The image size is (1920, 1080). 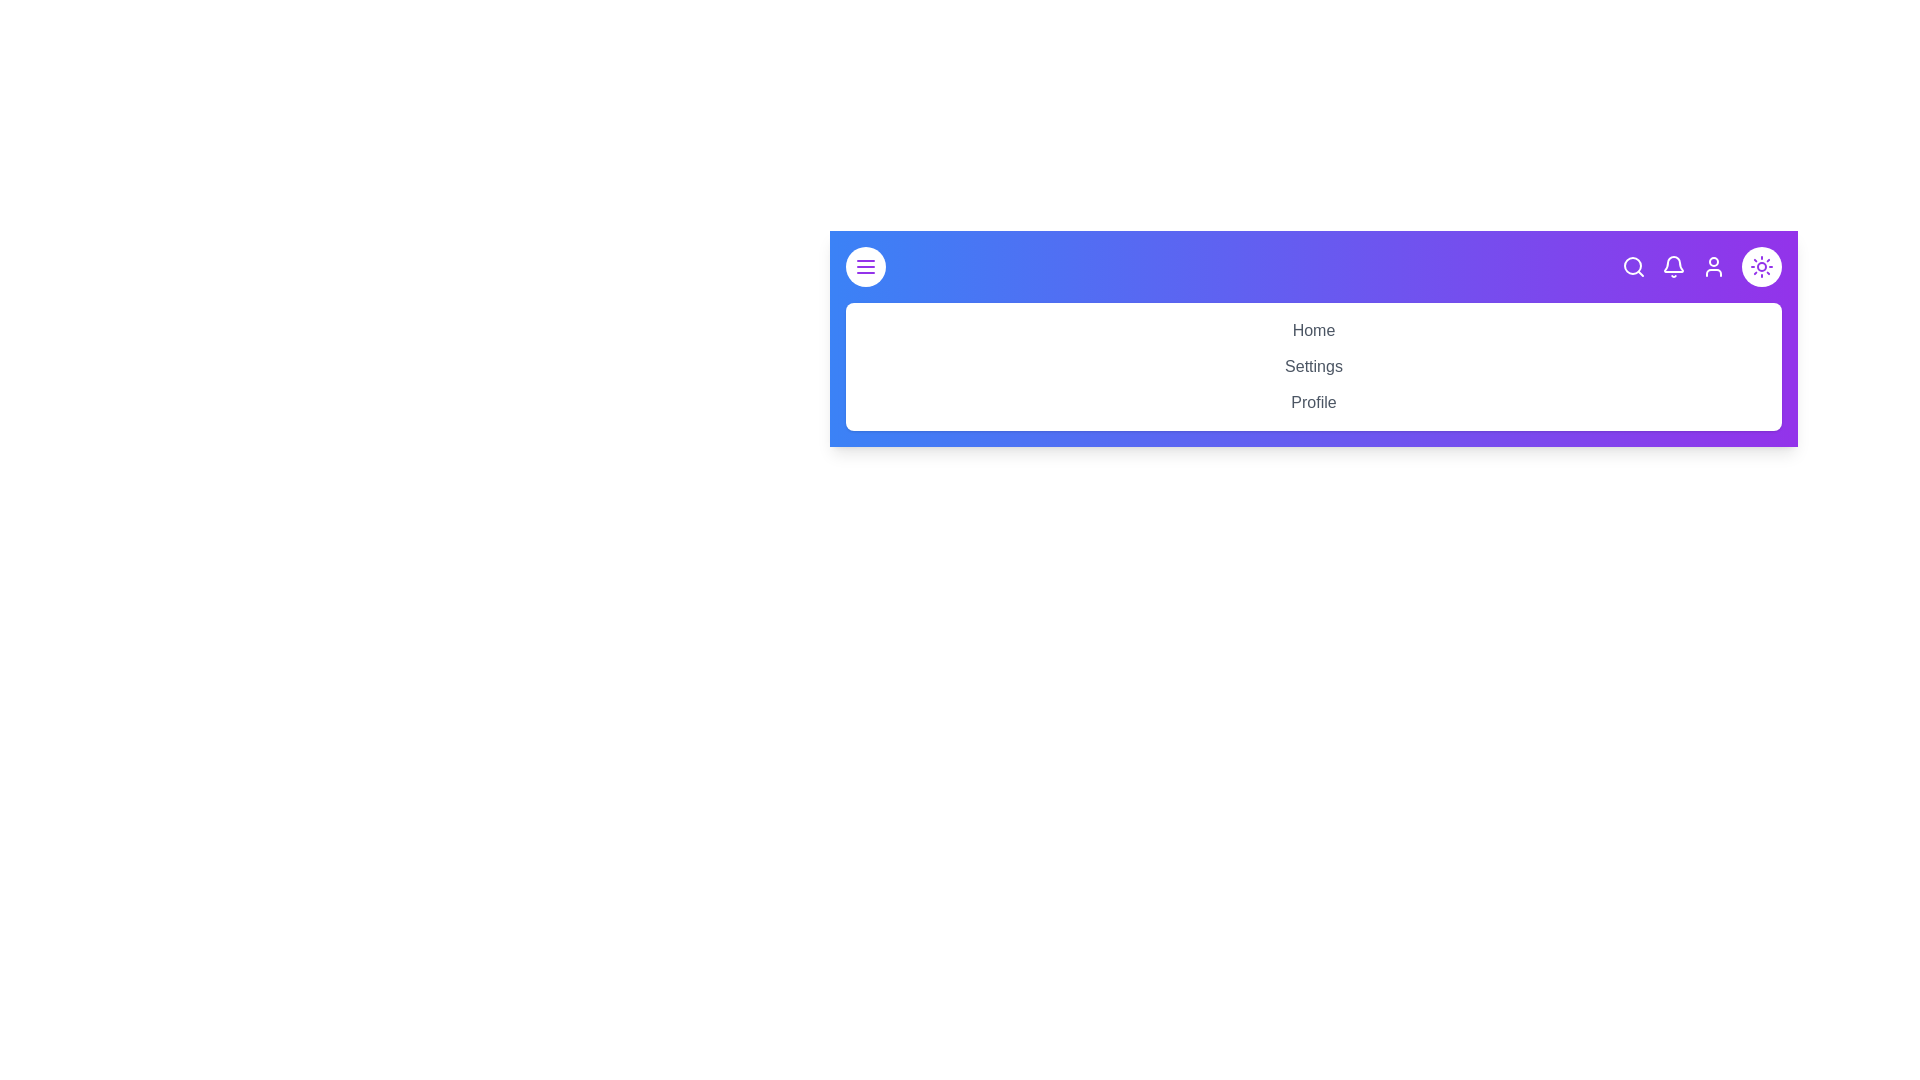 What do you see at coordinates (865, 265) in the screenshot?
I see `menu toggle button to toggle the menu visibility` at bounding box center [865, 265].